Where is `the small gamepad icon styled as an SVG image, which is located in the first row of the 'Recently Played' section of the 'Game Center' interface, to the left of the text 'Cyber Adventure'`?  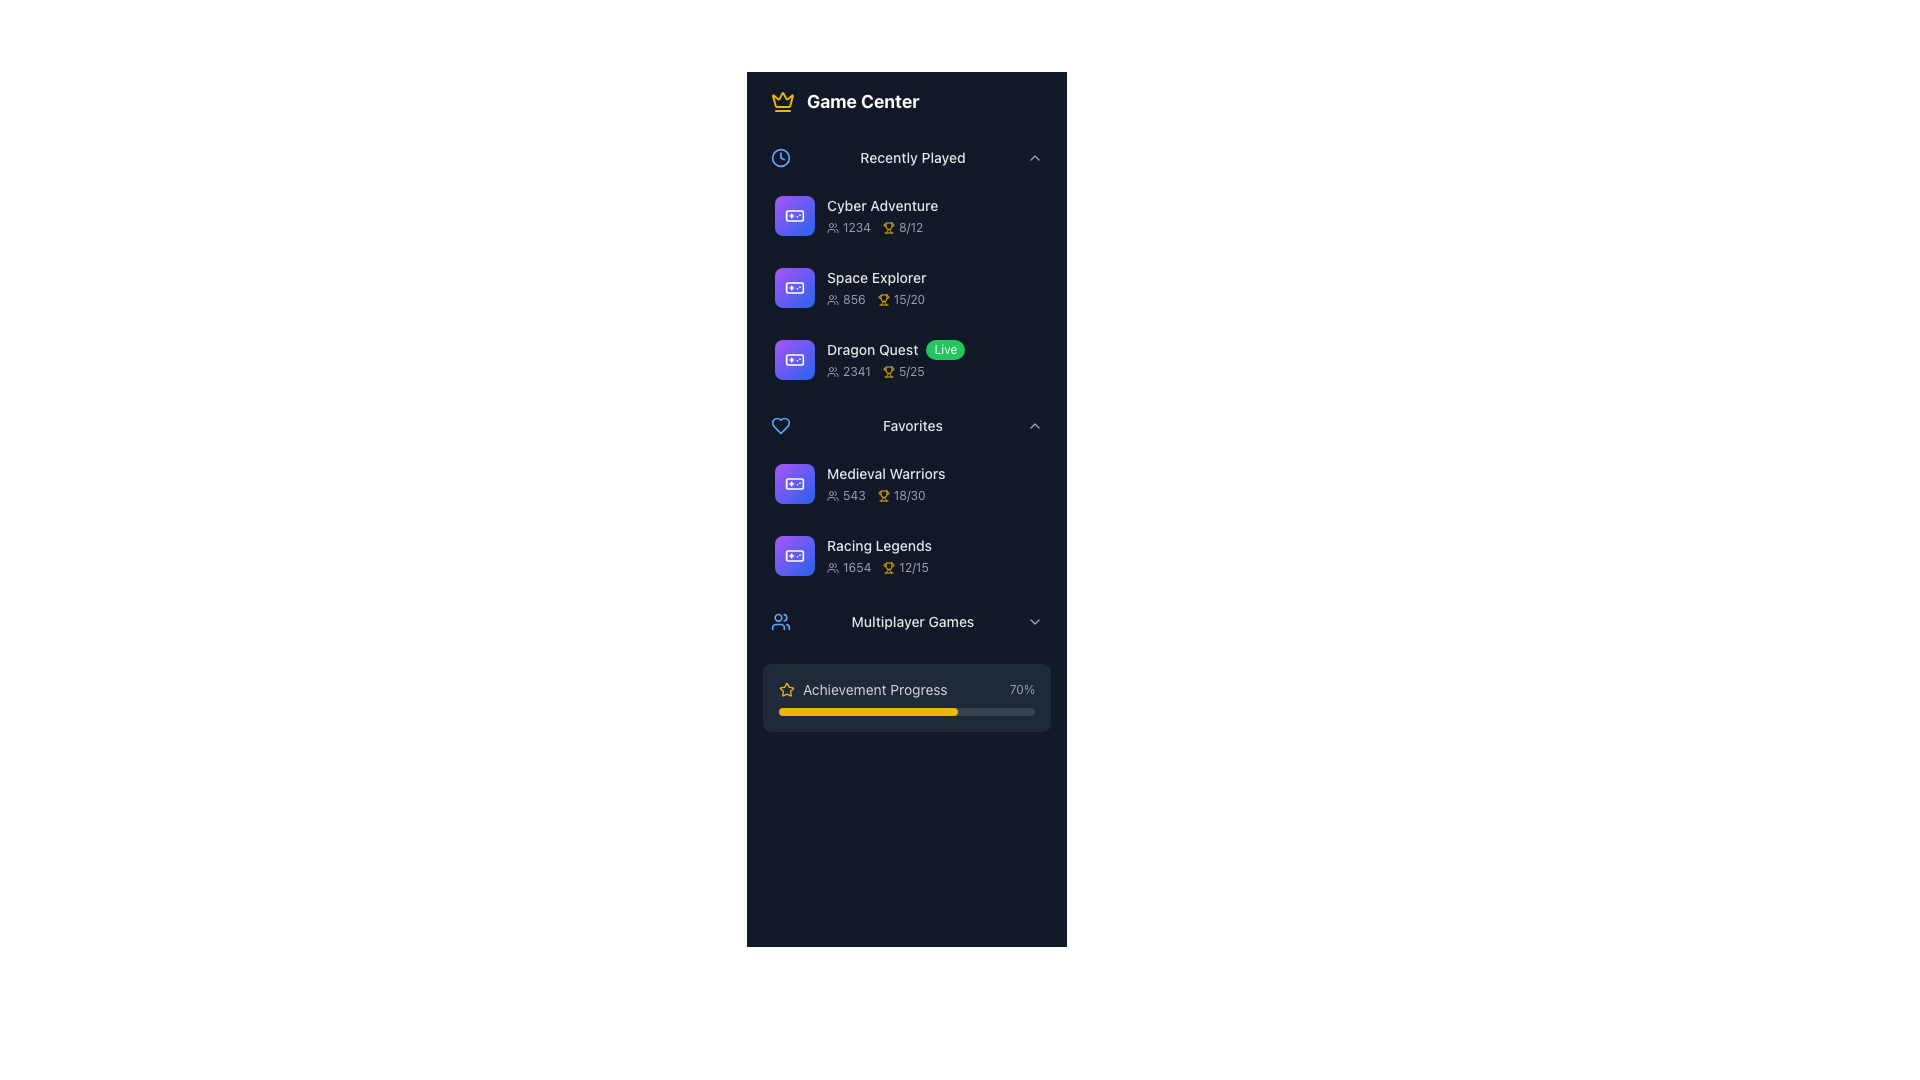 the small gamepad icon styled as an SVG image, which is located in the first row of the 'Recently Played' section of the 'Game Center' interface, to the left of the text 'Cyber Adventure' is located at coordinates (794, 216).